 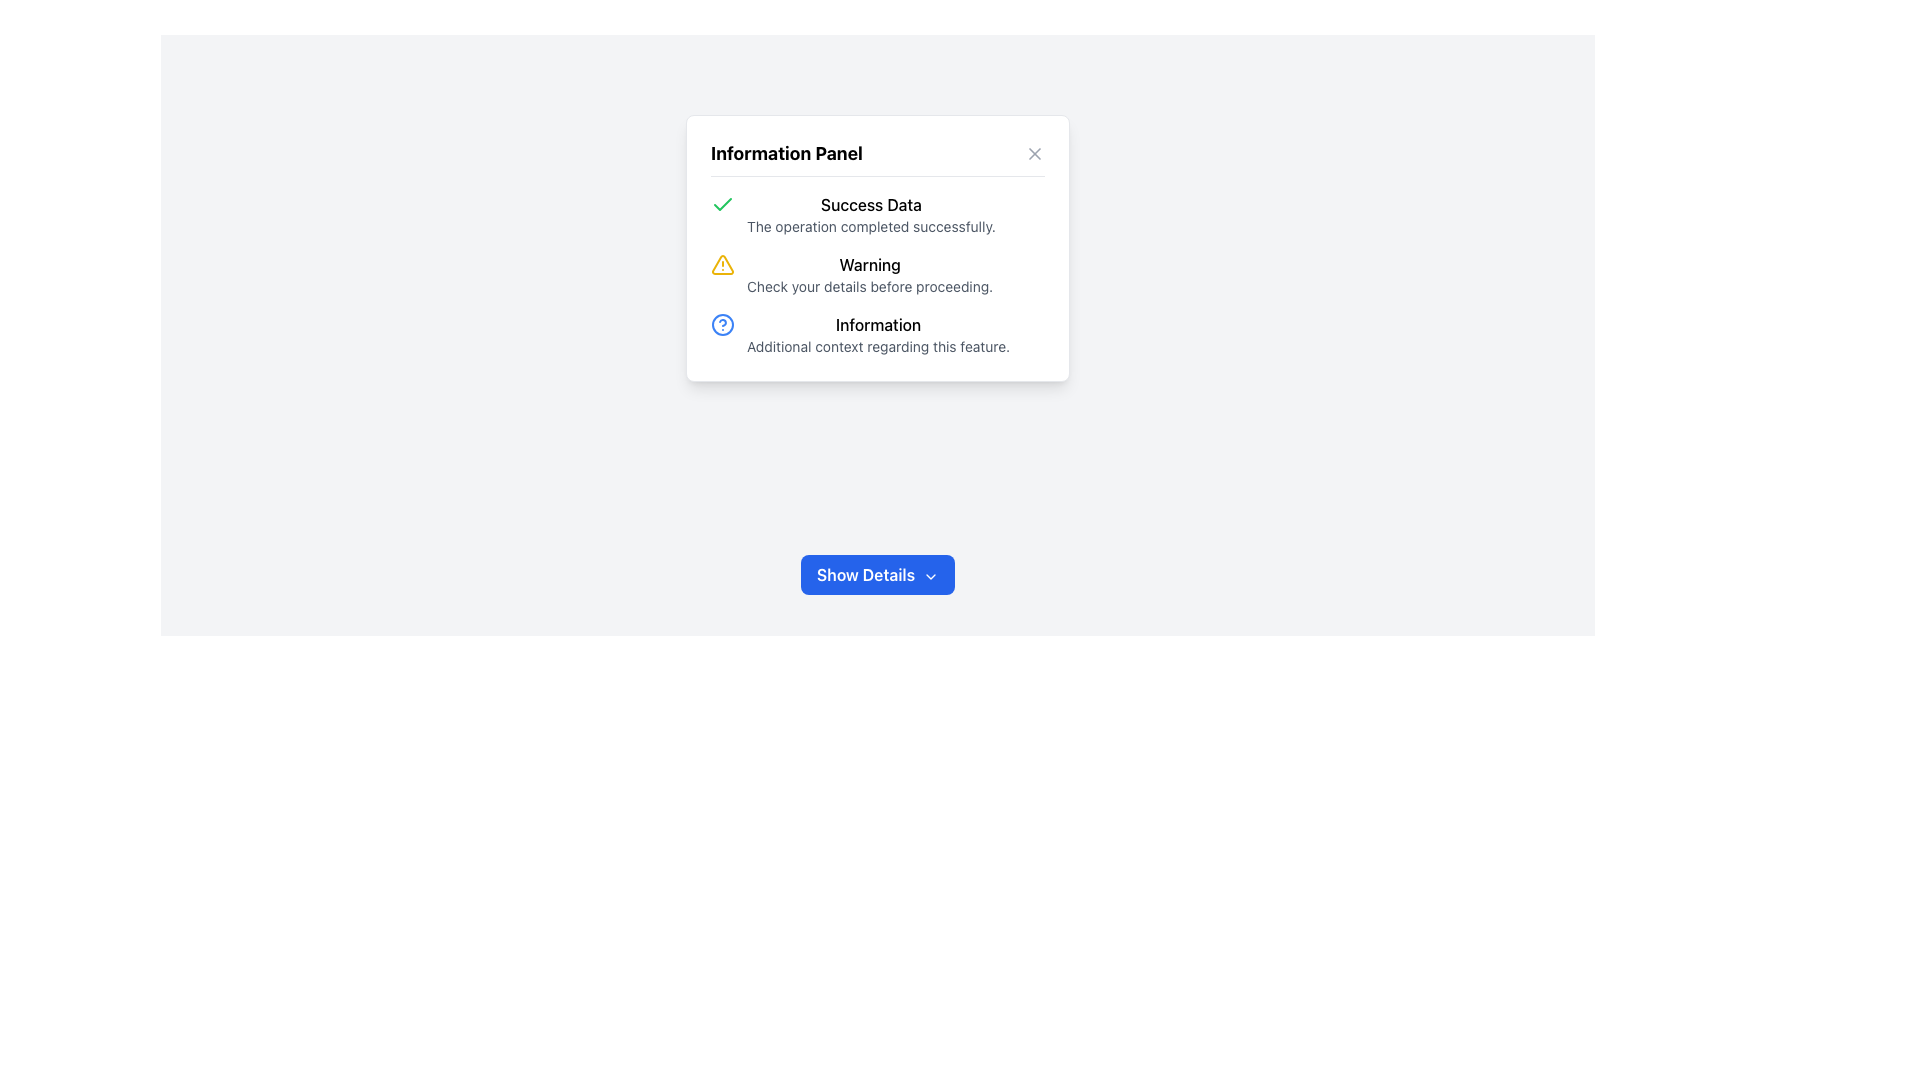 What do you see at coordinates (878, 334) in the screenshot?
I see `the blue question mark icon in the Informational text section` at bounding box center [878, 334].